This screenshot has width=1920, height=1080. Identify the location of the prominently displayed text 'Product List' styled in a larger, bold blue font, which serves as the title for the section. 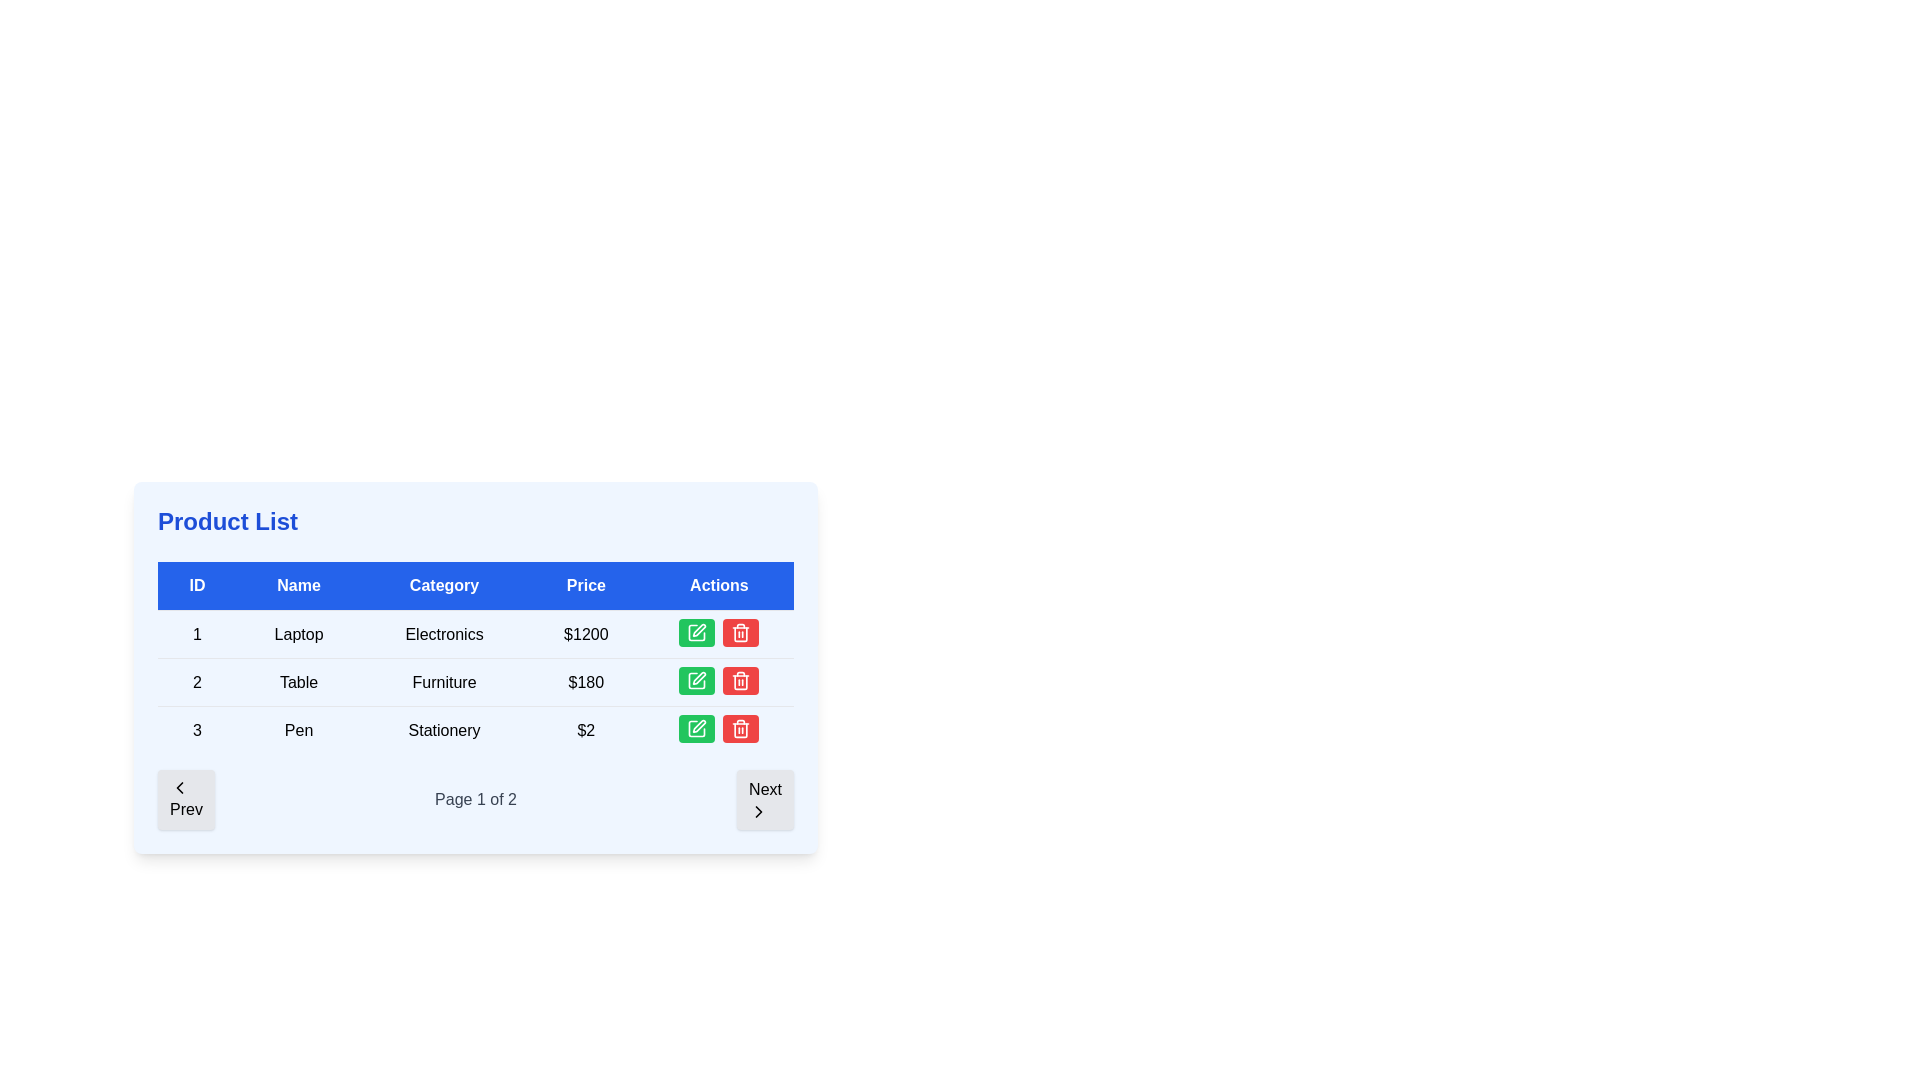
(228, 520).